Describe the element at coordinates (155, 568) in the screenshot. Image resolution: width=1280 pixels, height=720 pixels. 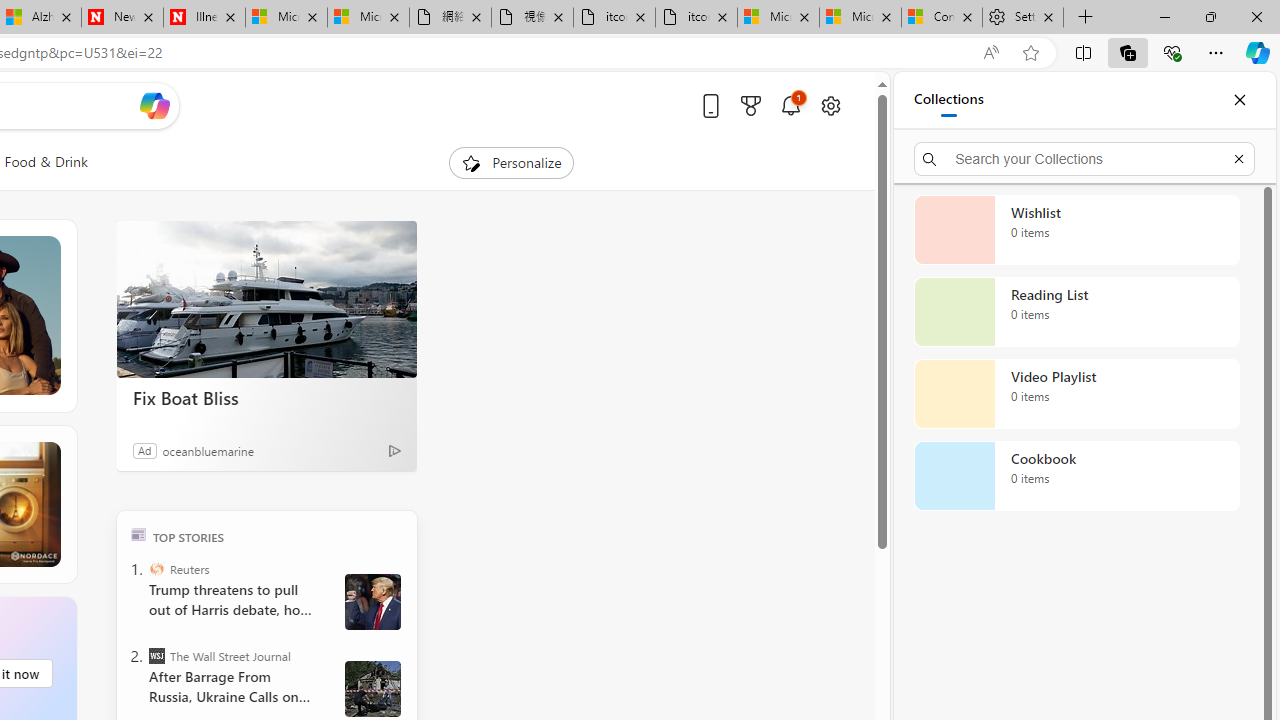
I see `'Reuters'` at that location.